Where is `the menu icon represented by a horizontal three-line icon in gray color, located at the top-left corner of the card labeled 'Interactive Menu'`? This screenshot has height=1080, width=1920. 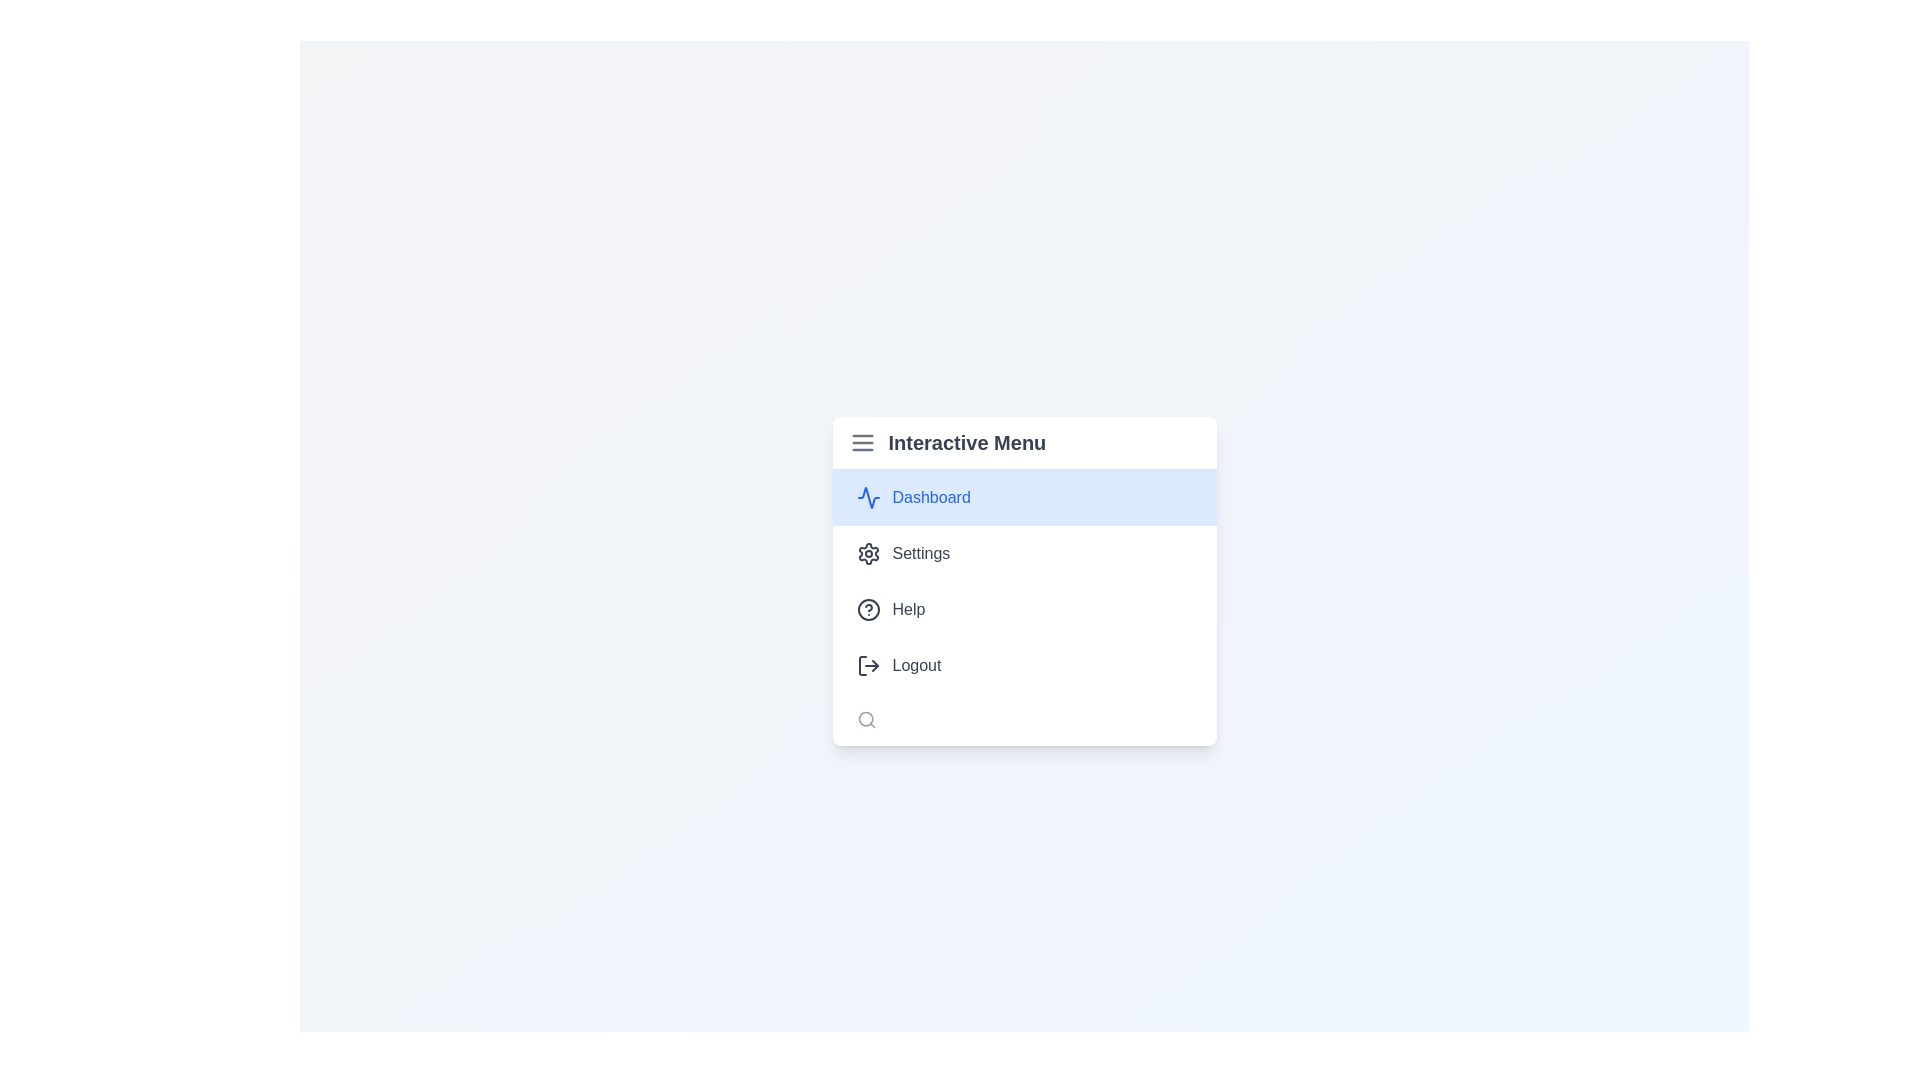
the menu icon represented by a horizontal three-line icon in gray color, located at the top-left corner of the card labeled 'Interactive Menu' is located at coordinates (862, 441).